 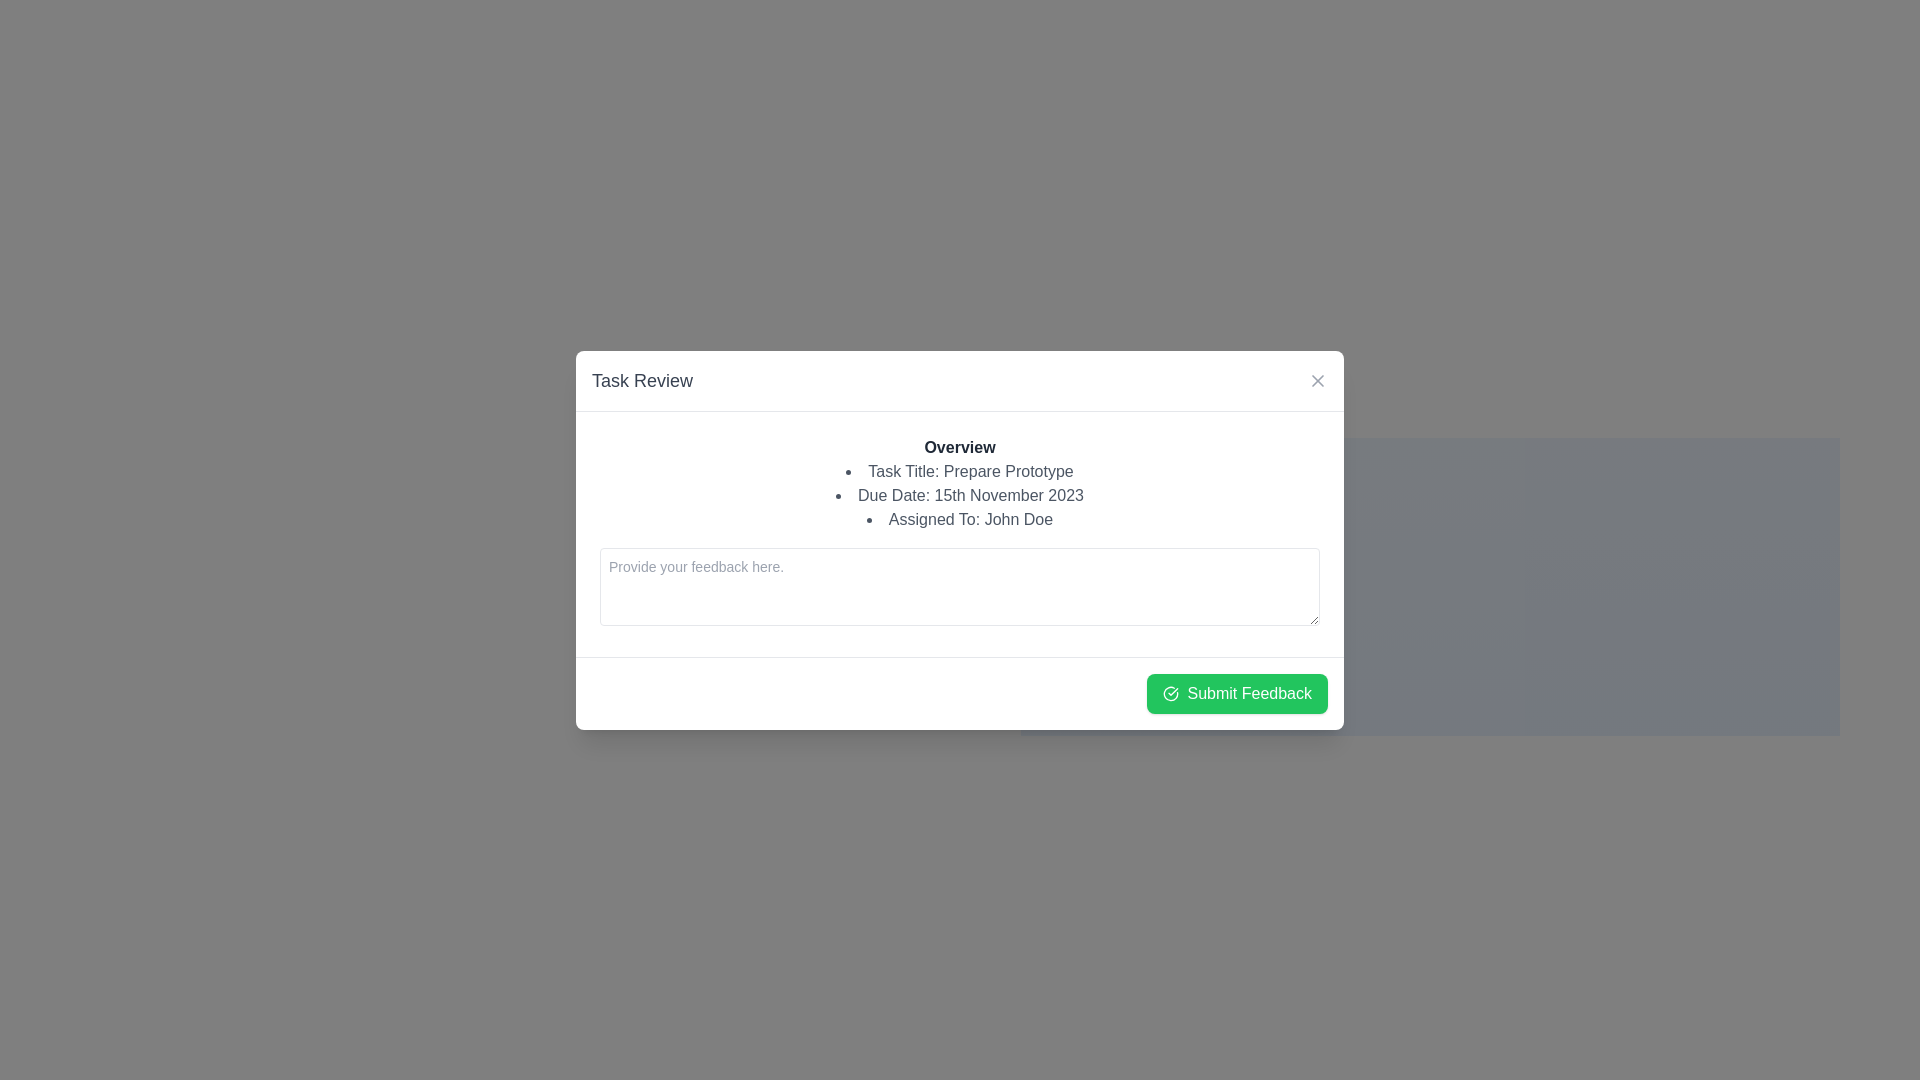 I want to click on the text block containing bullet points about the task, due date, and assigned person, which is centrally aligned within the overview section, so click(x=960, y=495).